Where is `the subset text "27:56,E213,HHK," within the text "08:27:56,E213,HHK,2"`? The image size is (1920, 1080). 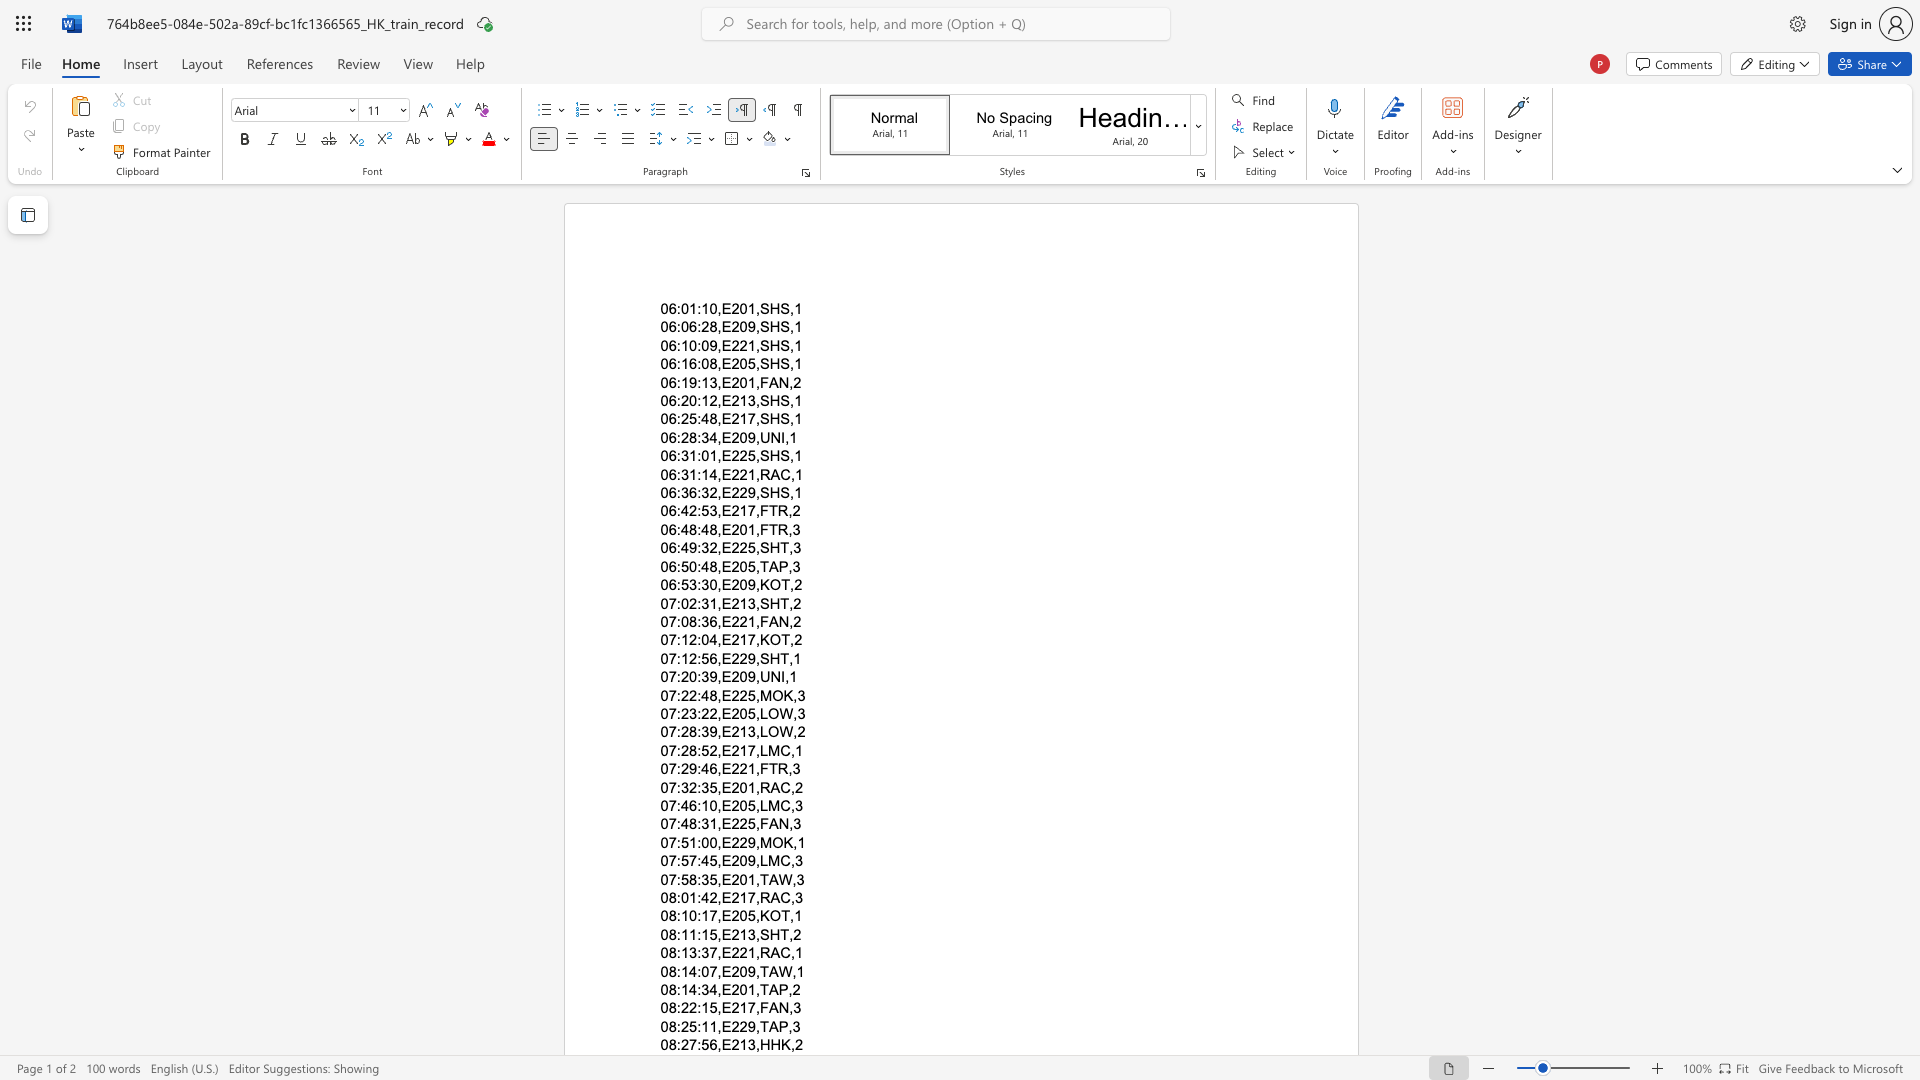 the subset text "27:56,E213,HHK," within the text "08:27:56,E213,HHK,2" is located at coordinates (680, 1044).